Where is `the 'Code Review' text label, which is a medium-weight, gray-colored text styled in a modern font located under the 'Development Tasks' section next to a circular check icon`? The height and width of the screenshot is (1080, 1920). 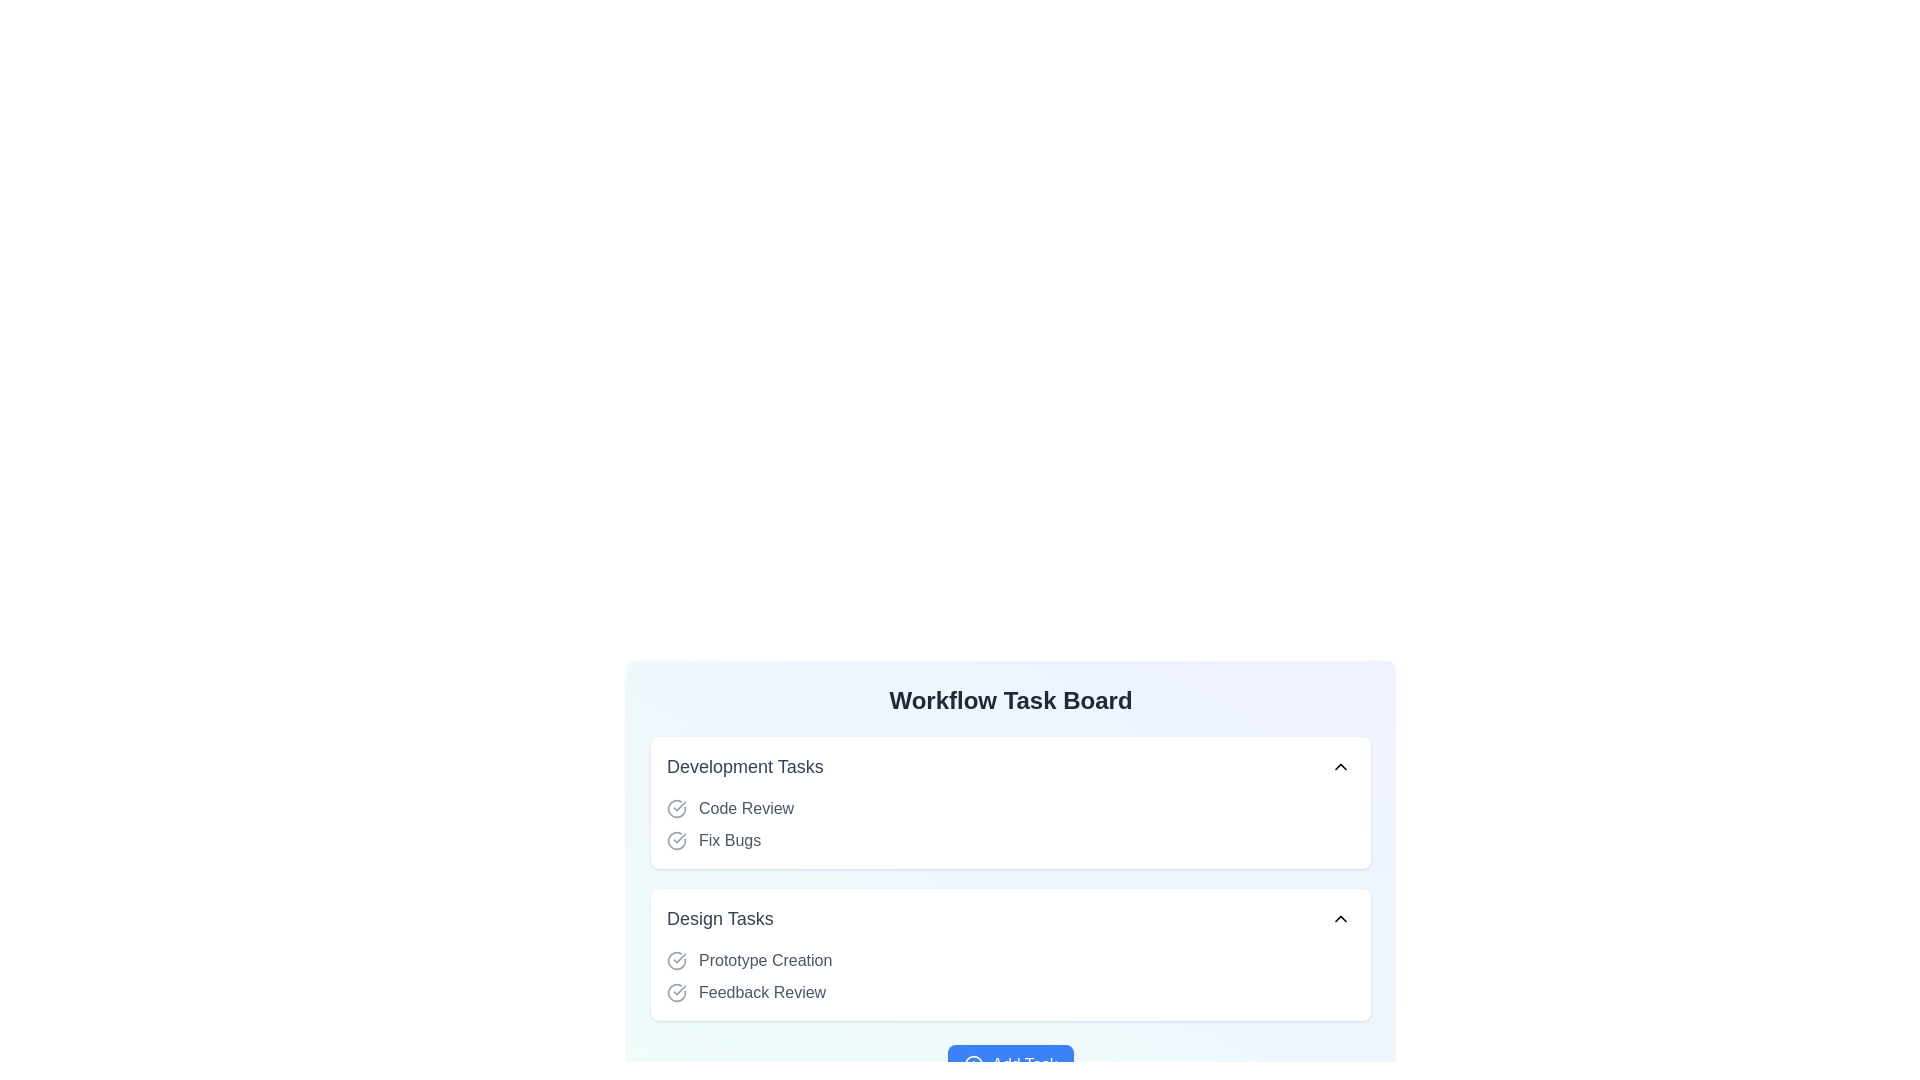
the 'Code Review' text label, which is a medium-weight, gray-colored text styled in a modern font located under the 'Development Tasks' section next to a circular check icon is located at coordinates (745, 808).